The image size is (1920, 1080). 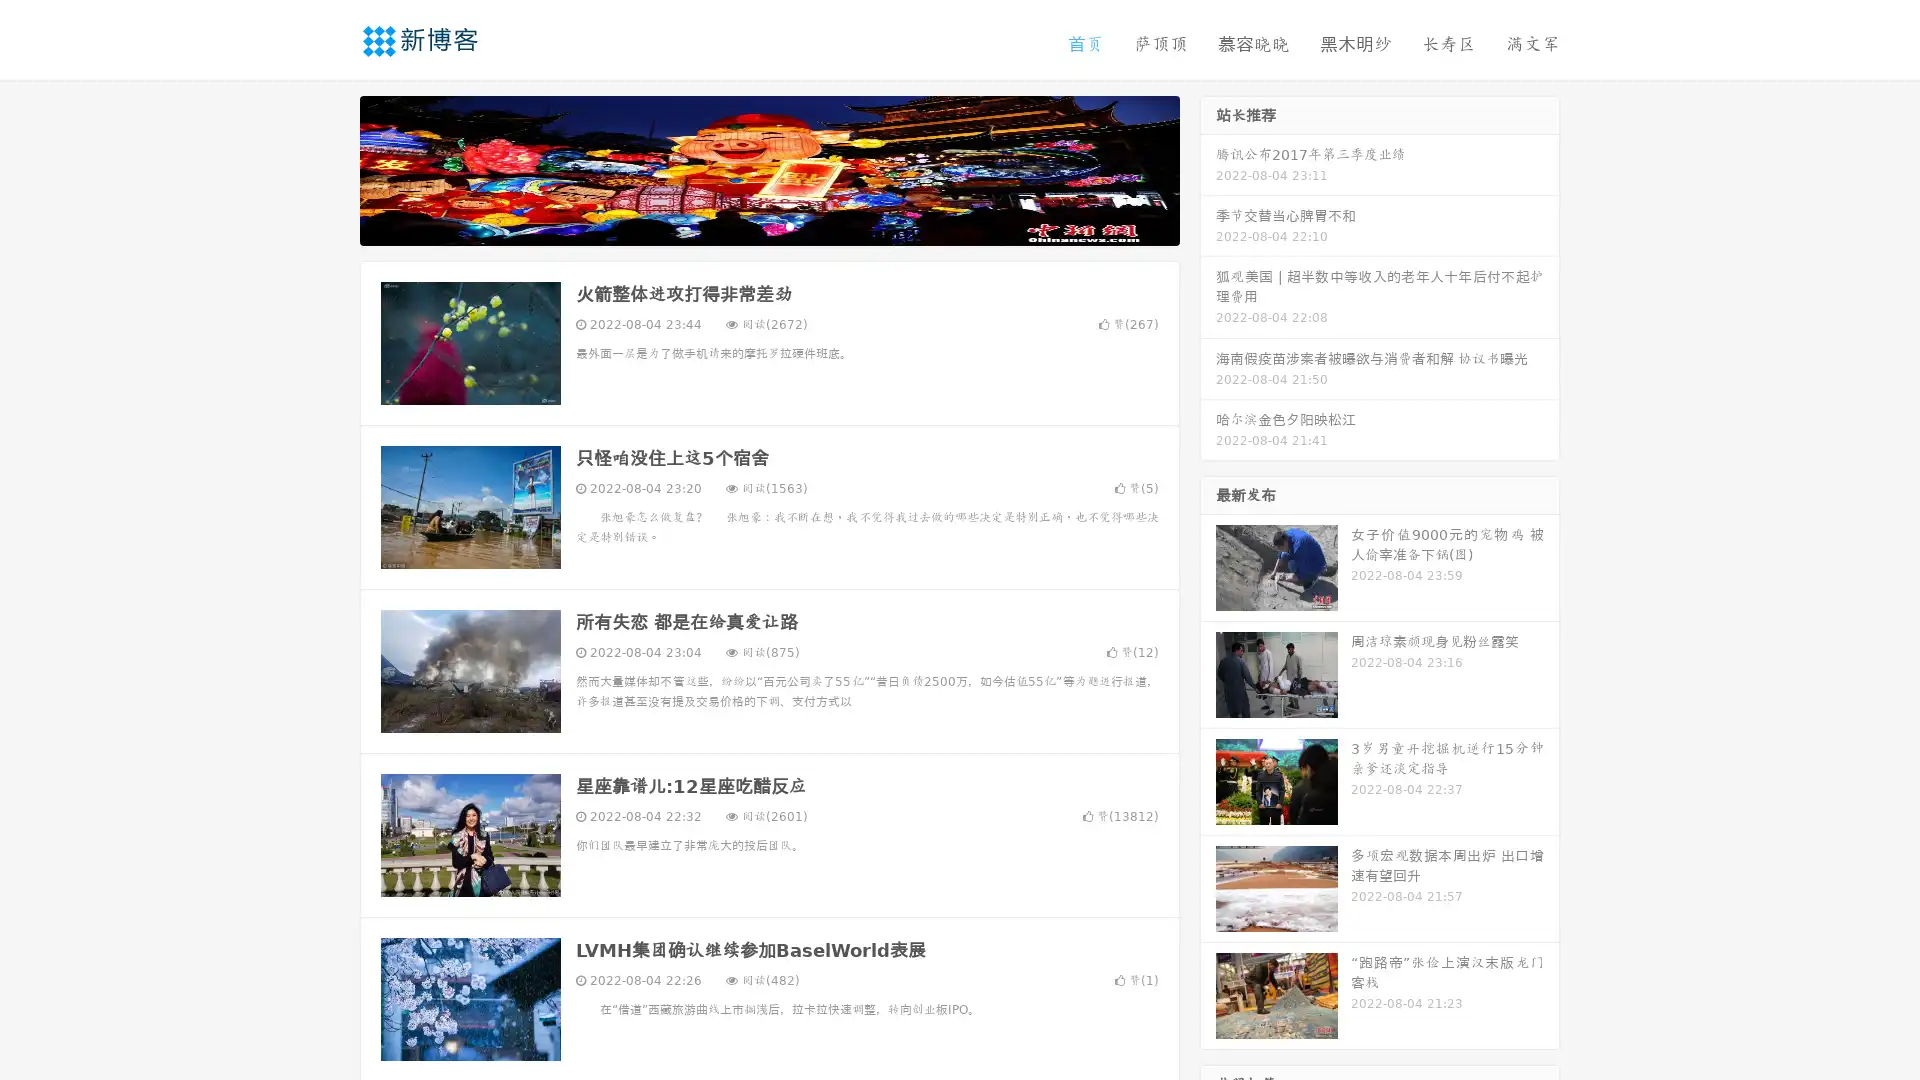 I want to click on Go to slide 3, so click(x=789, y=225).